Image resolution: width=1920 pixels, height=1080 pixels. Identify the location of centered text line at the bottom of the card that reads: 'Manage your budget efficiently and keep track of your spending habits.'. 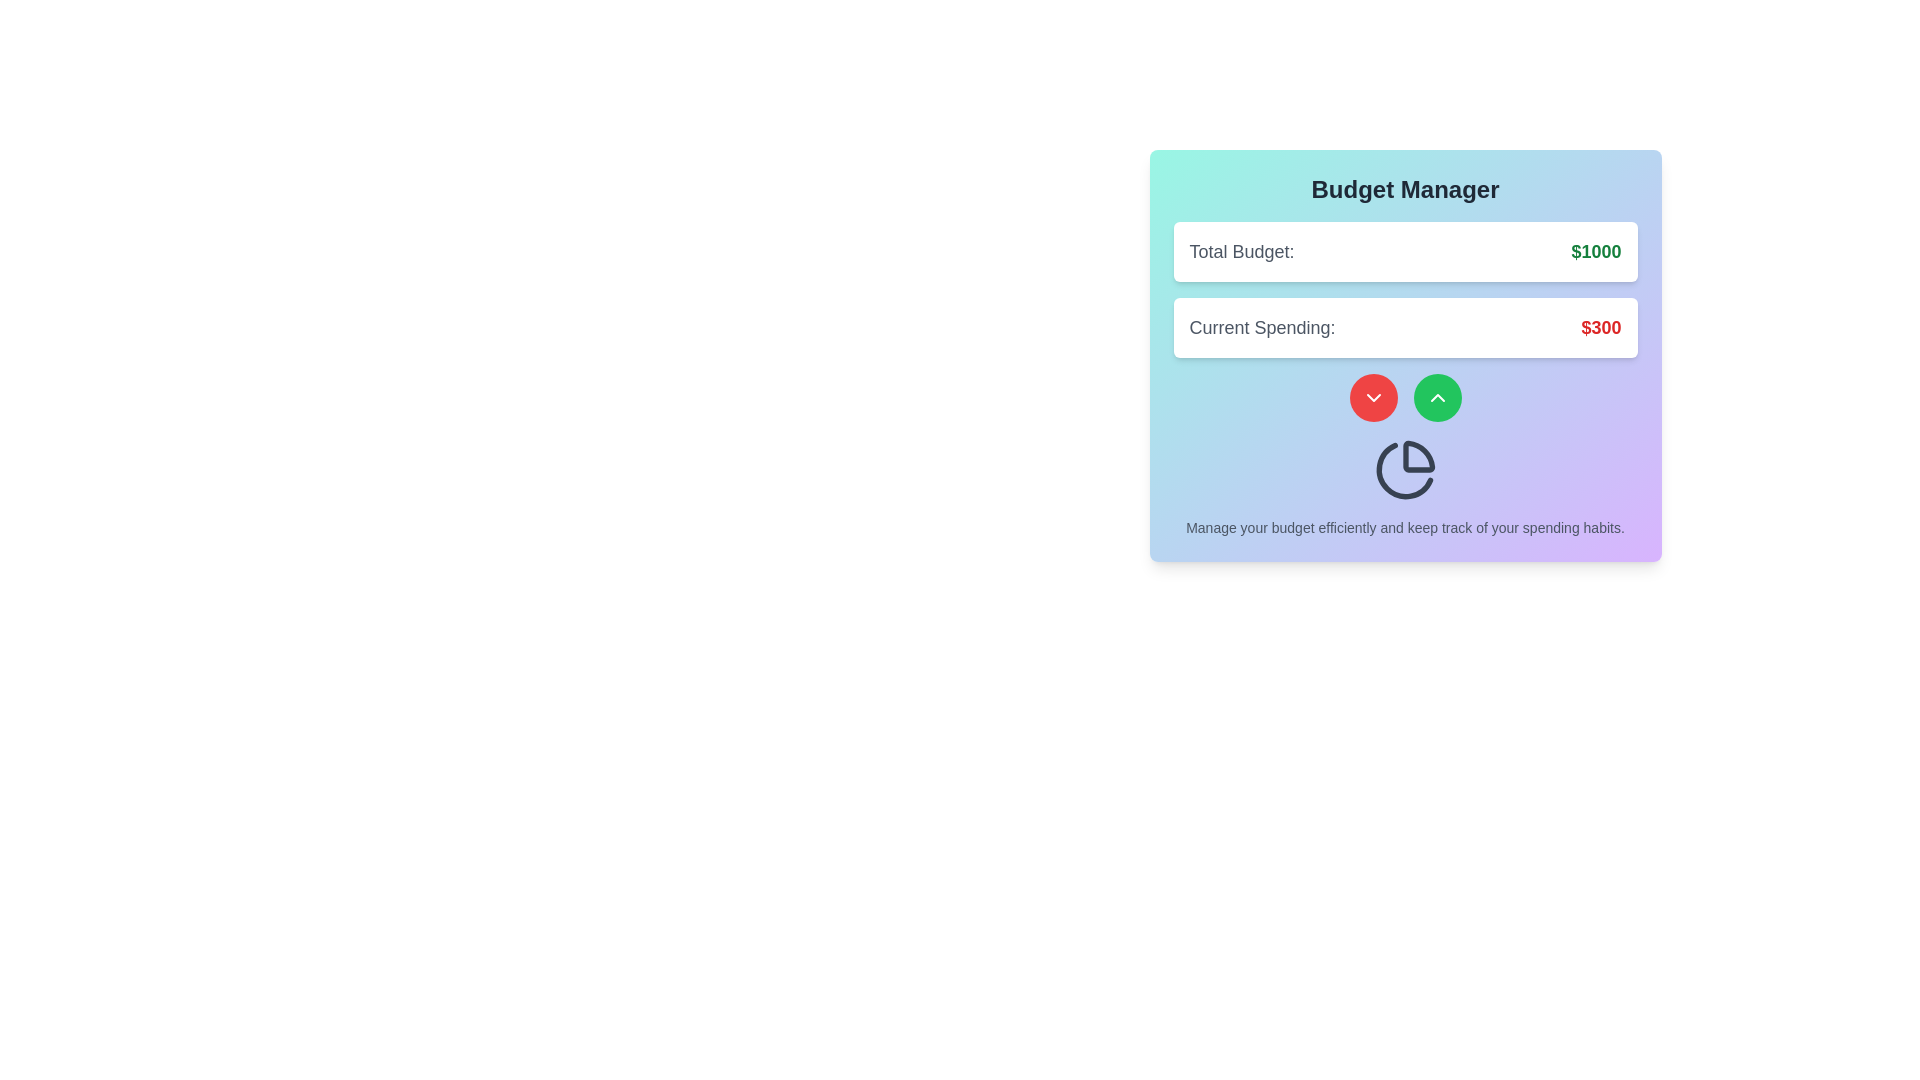
(1404, 527).